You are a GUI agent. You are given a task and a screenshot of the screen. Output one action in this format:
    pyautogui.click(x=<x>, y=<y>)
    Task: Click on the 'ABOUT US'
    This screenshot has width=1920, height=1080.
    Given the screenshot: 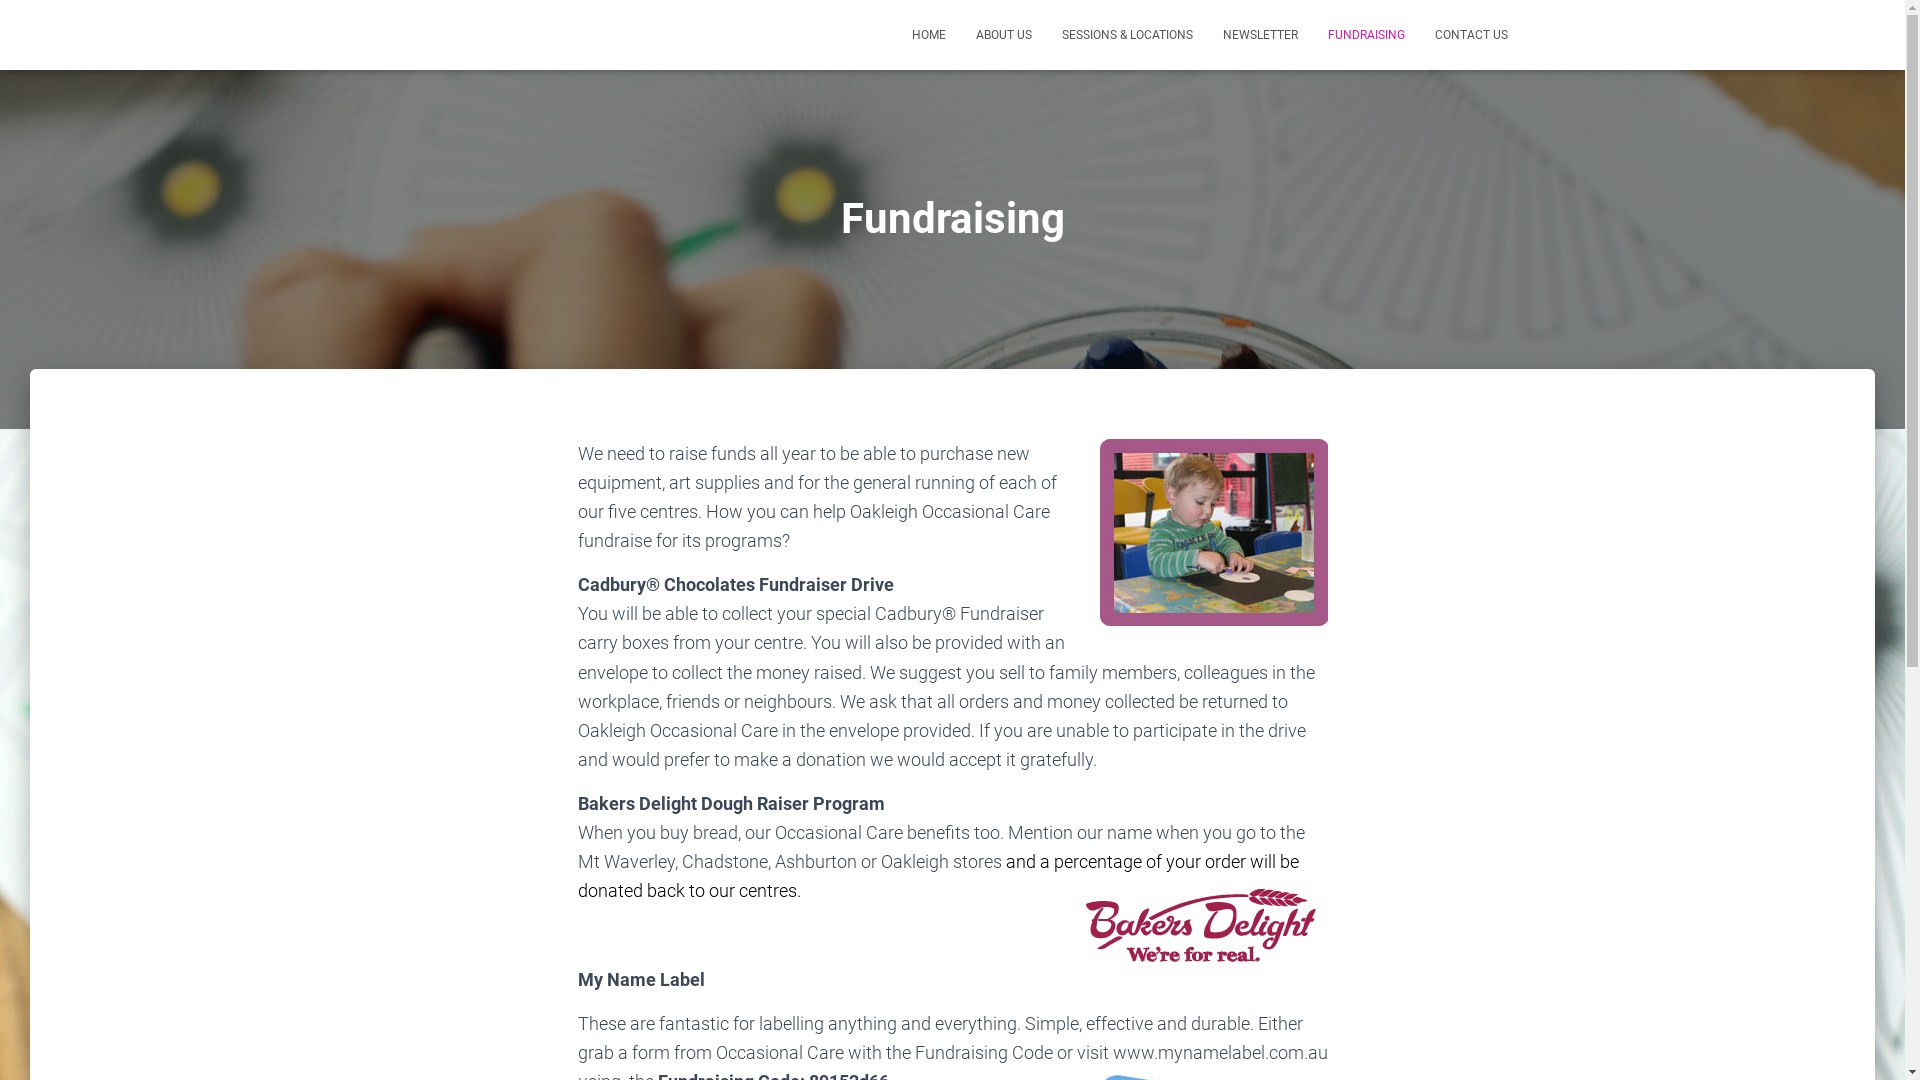 What is the action you would take?
    pyautogui.click(x=1003, y=34)
    